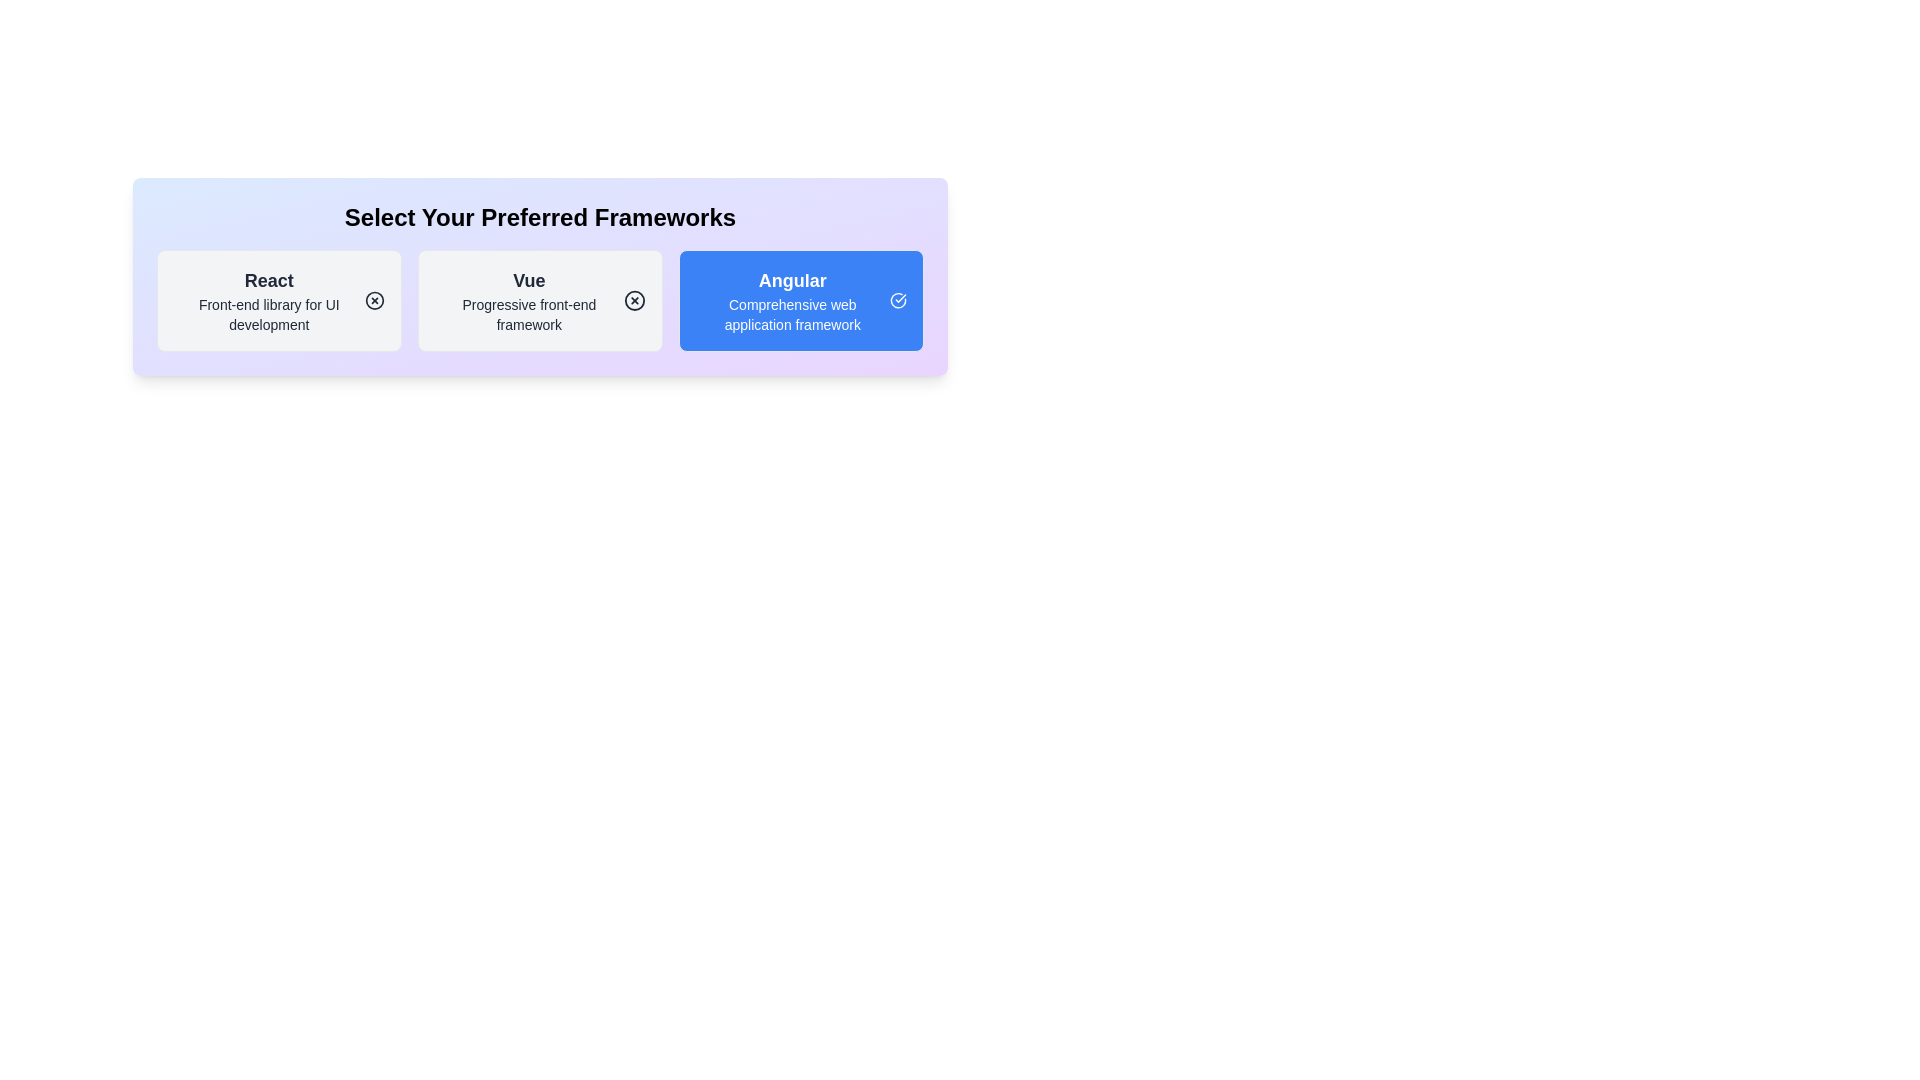 The width and height of the screenshot is (1920, 1080). I want to click on the chip labeled Vue, so click(540, 300).